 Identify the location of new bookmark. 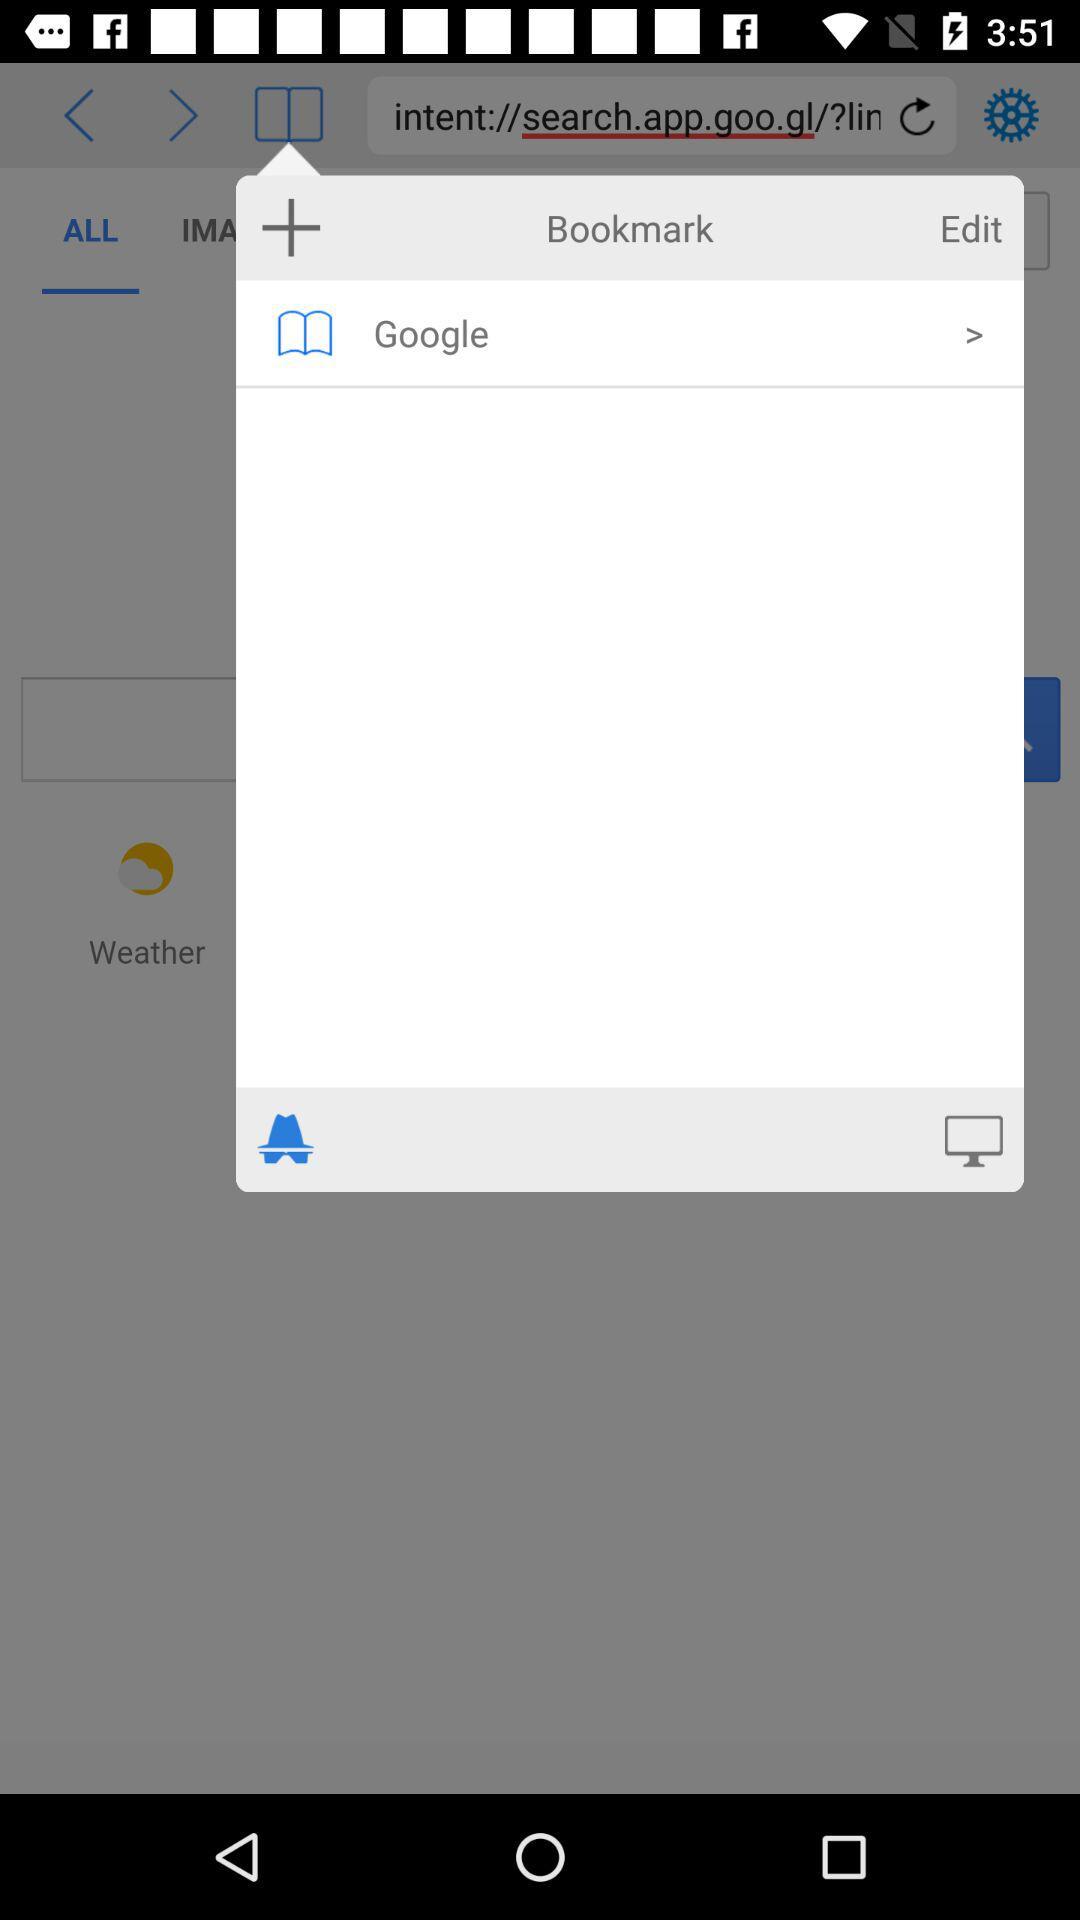
(291, 227).